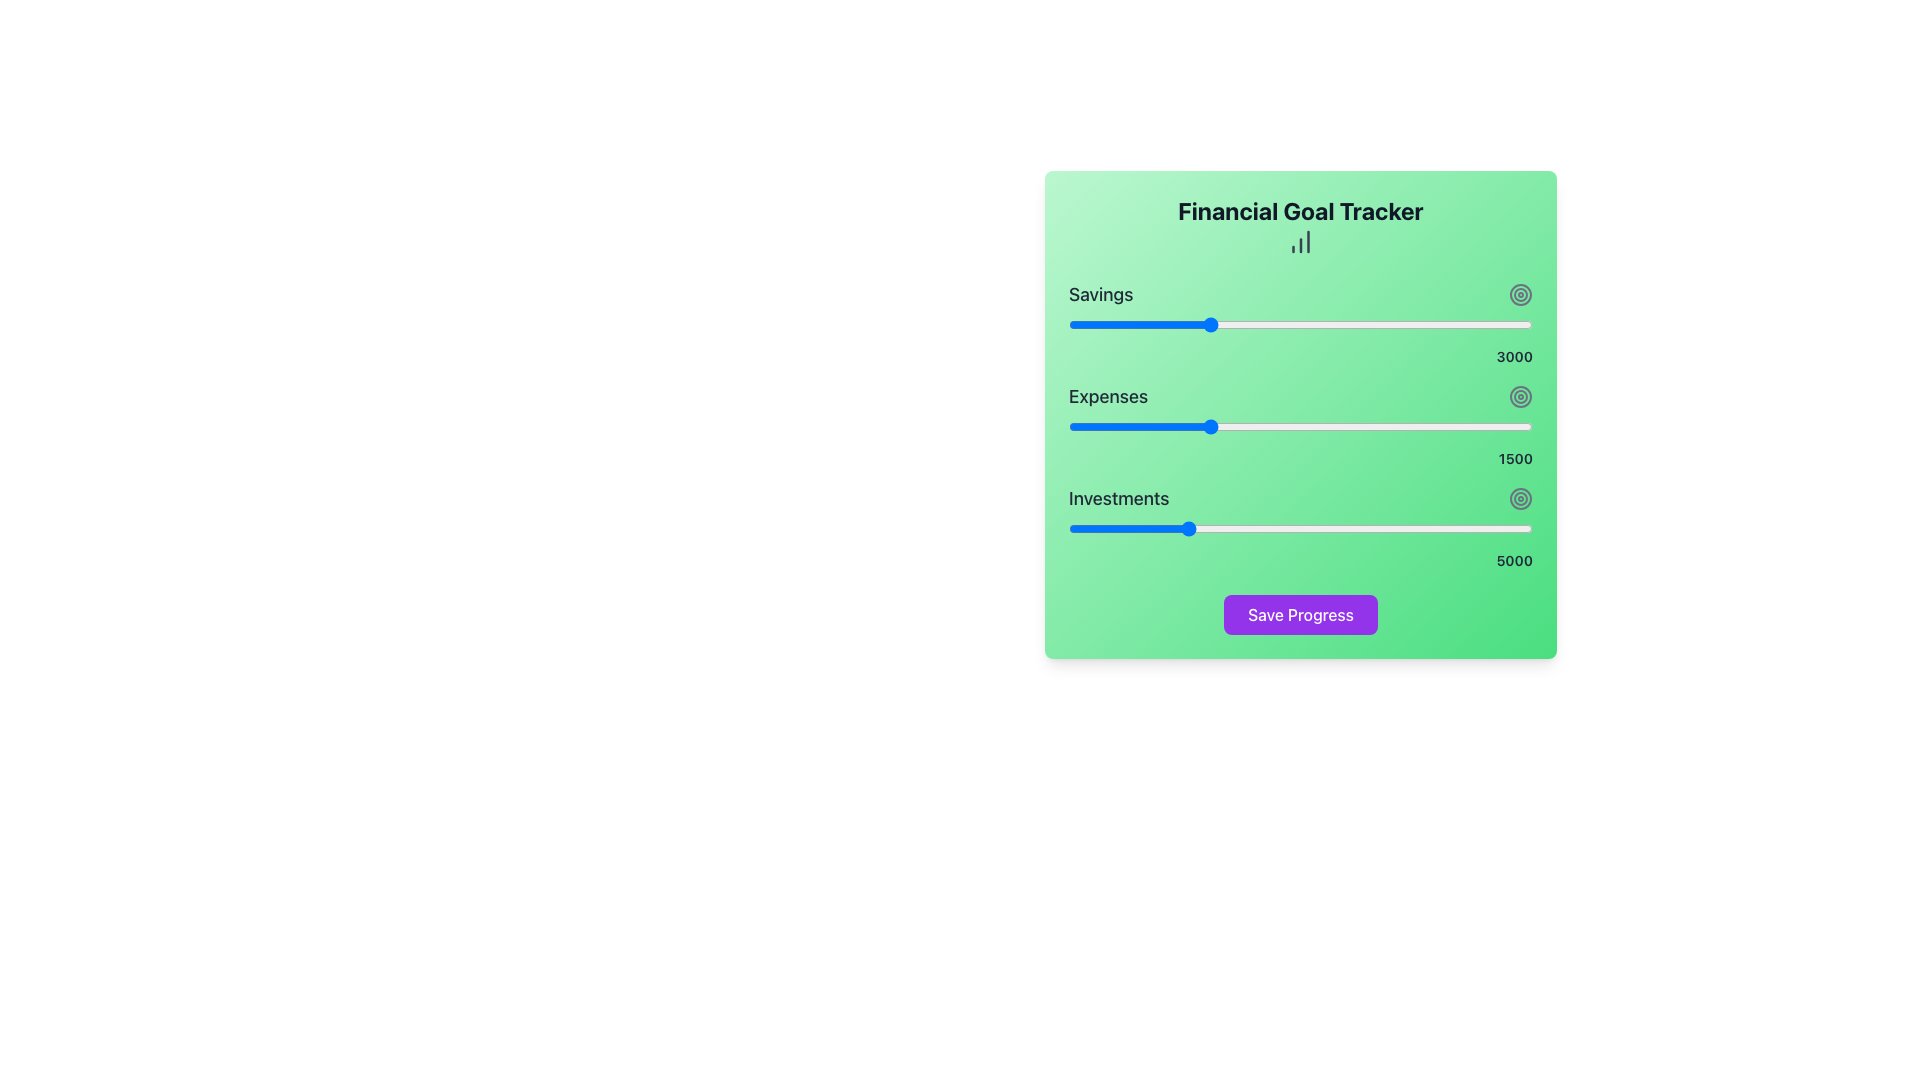 This screenshot has width=1920, height=1080. I want to click on the savings value, so click(1409, 323).